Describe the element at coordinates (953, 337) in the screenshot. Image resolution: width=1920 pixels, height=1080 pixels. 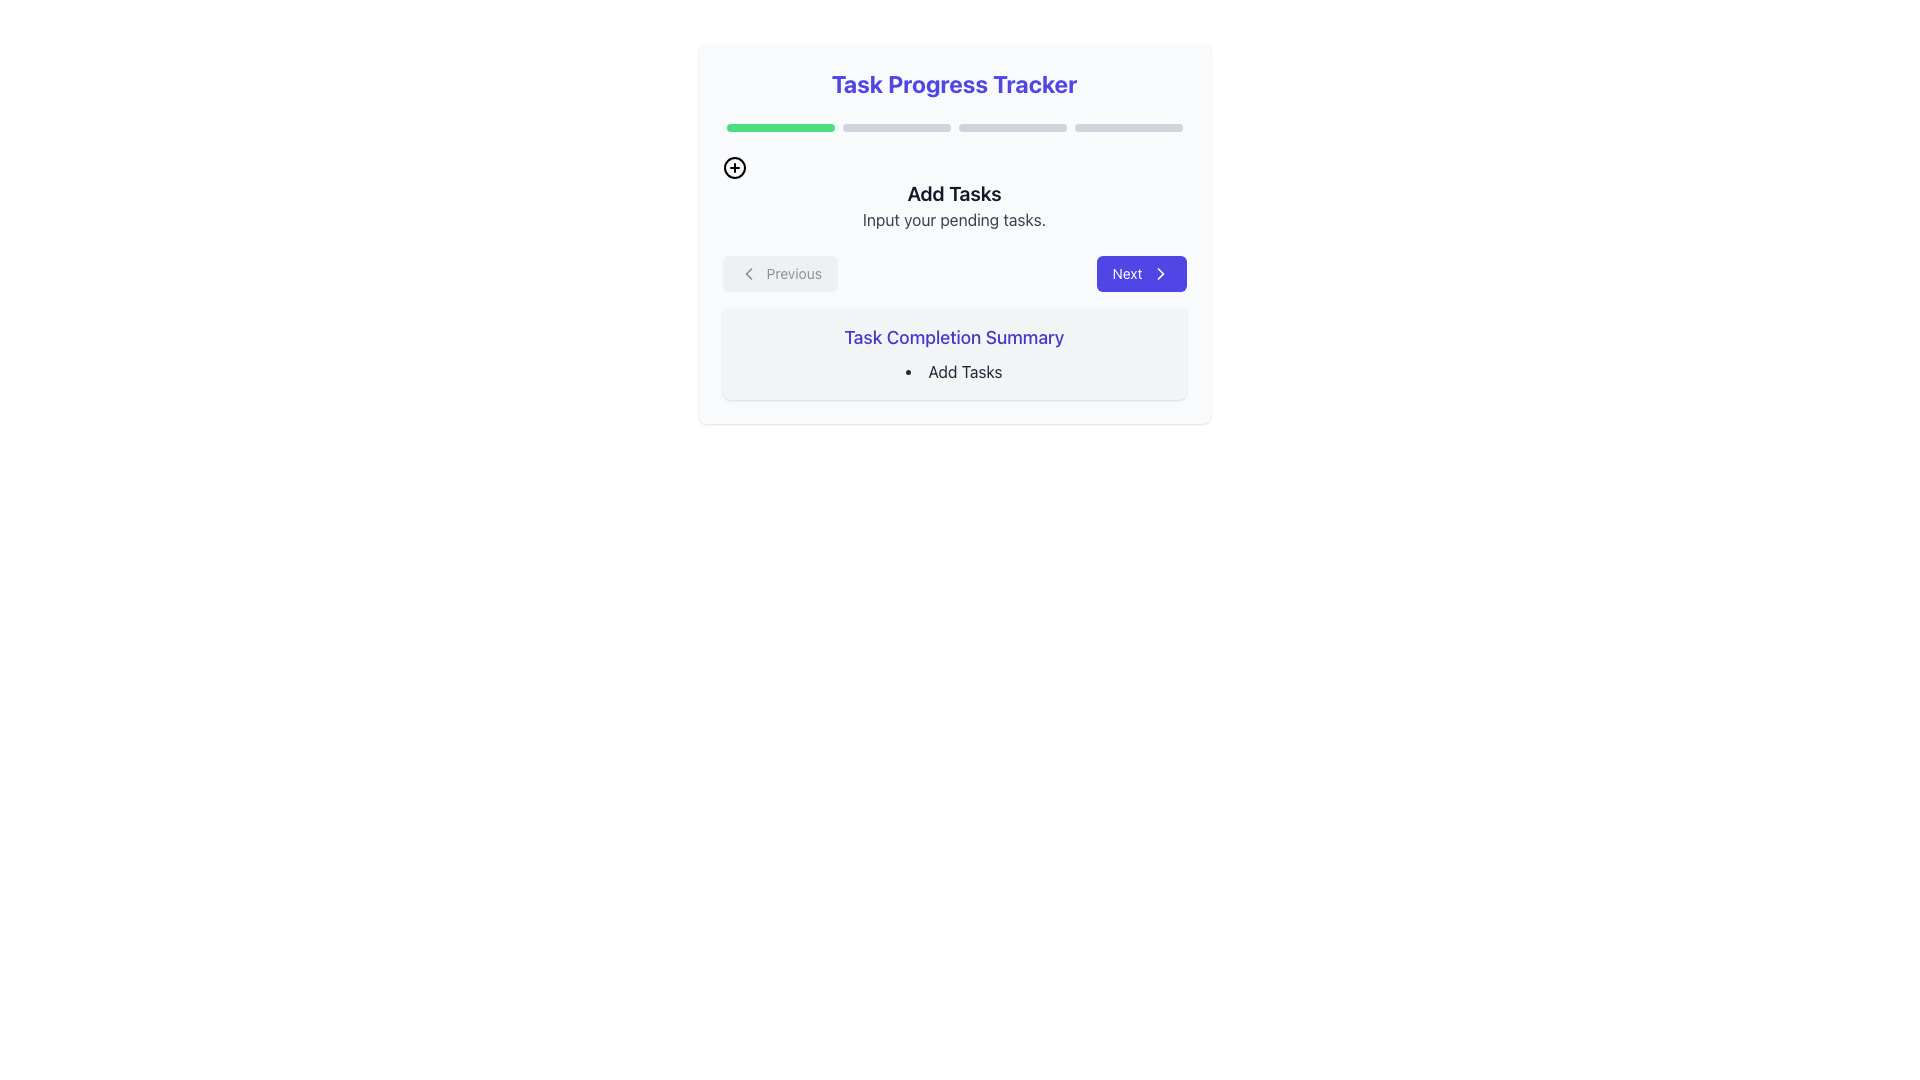
I see `the title text element for the 'Task Completion Summary' section, which is located at the top-left corner of its light gray rounded box, above the 'Add Tasks' list item` at that location.